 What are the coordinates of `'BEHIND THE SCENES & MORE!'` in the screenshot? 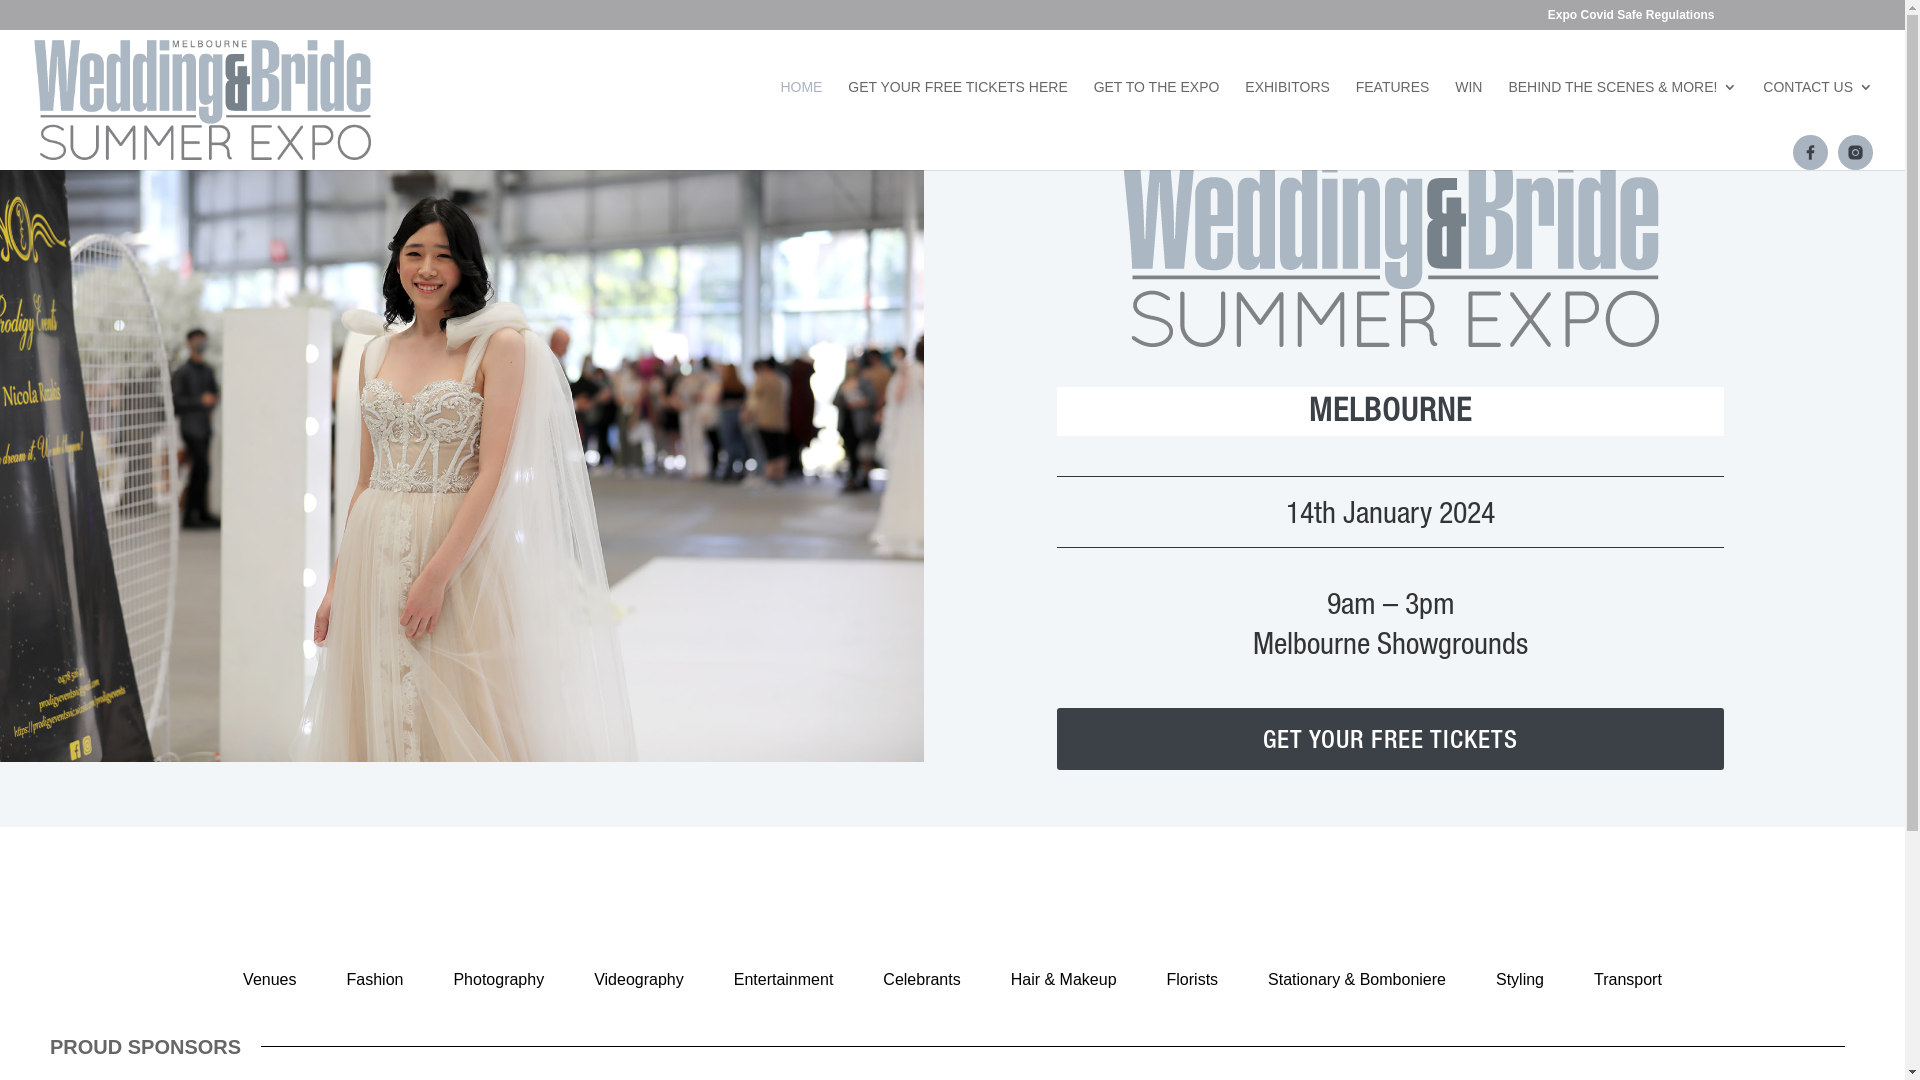 It's located at (1507, 111).